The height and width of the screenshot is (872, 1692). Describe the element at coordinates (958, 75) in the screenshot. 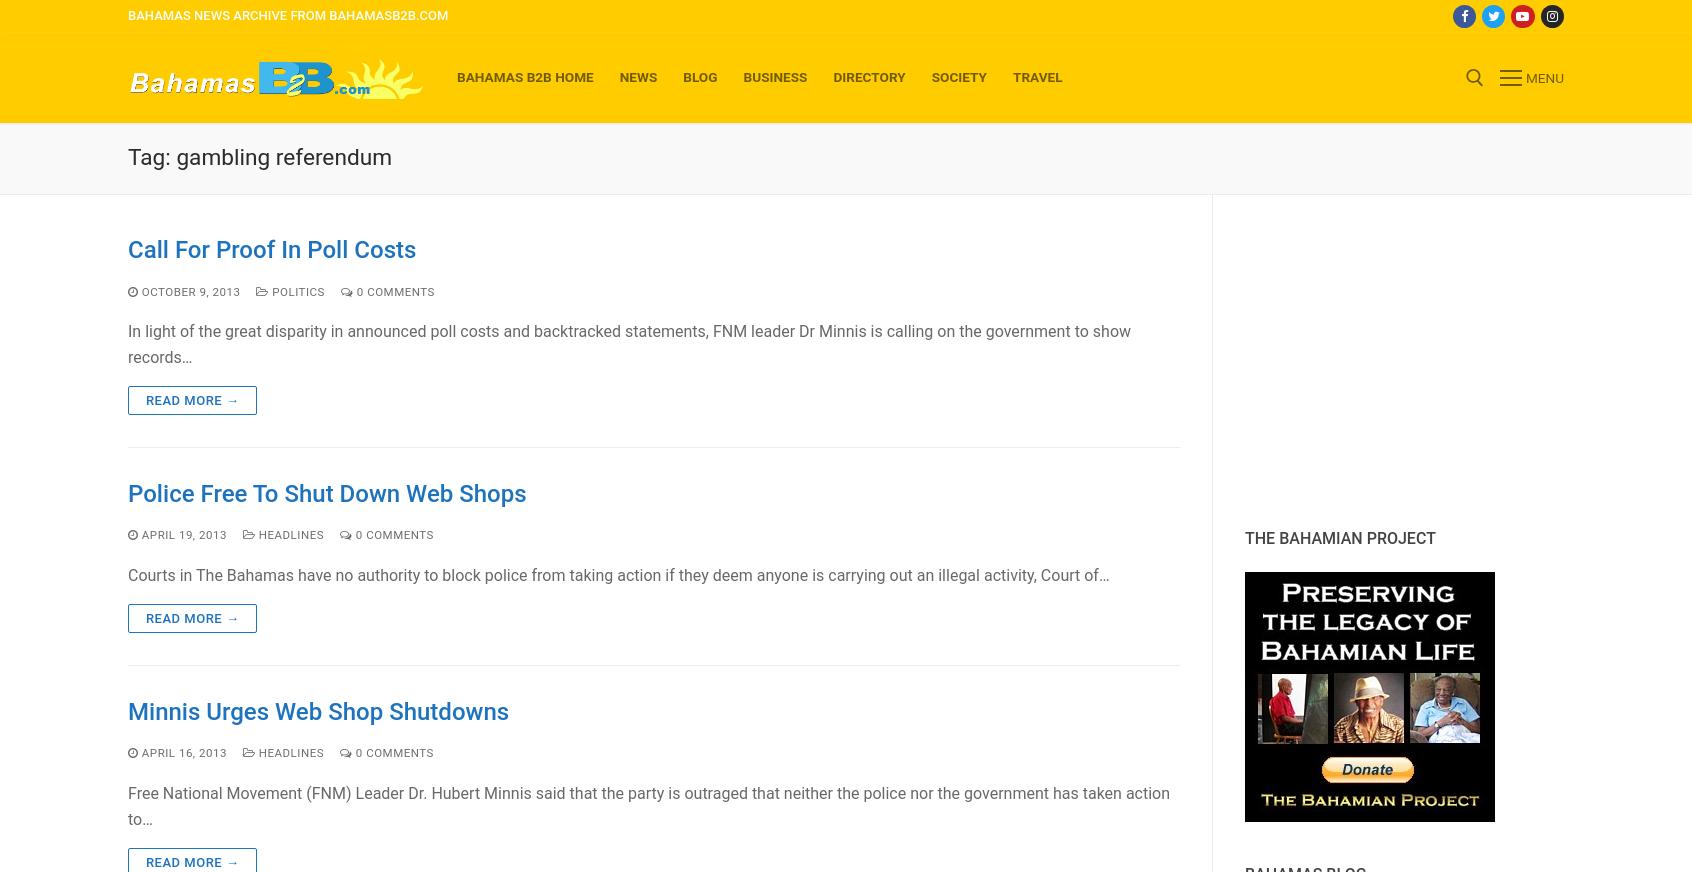

I see `'Society'` at that location.